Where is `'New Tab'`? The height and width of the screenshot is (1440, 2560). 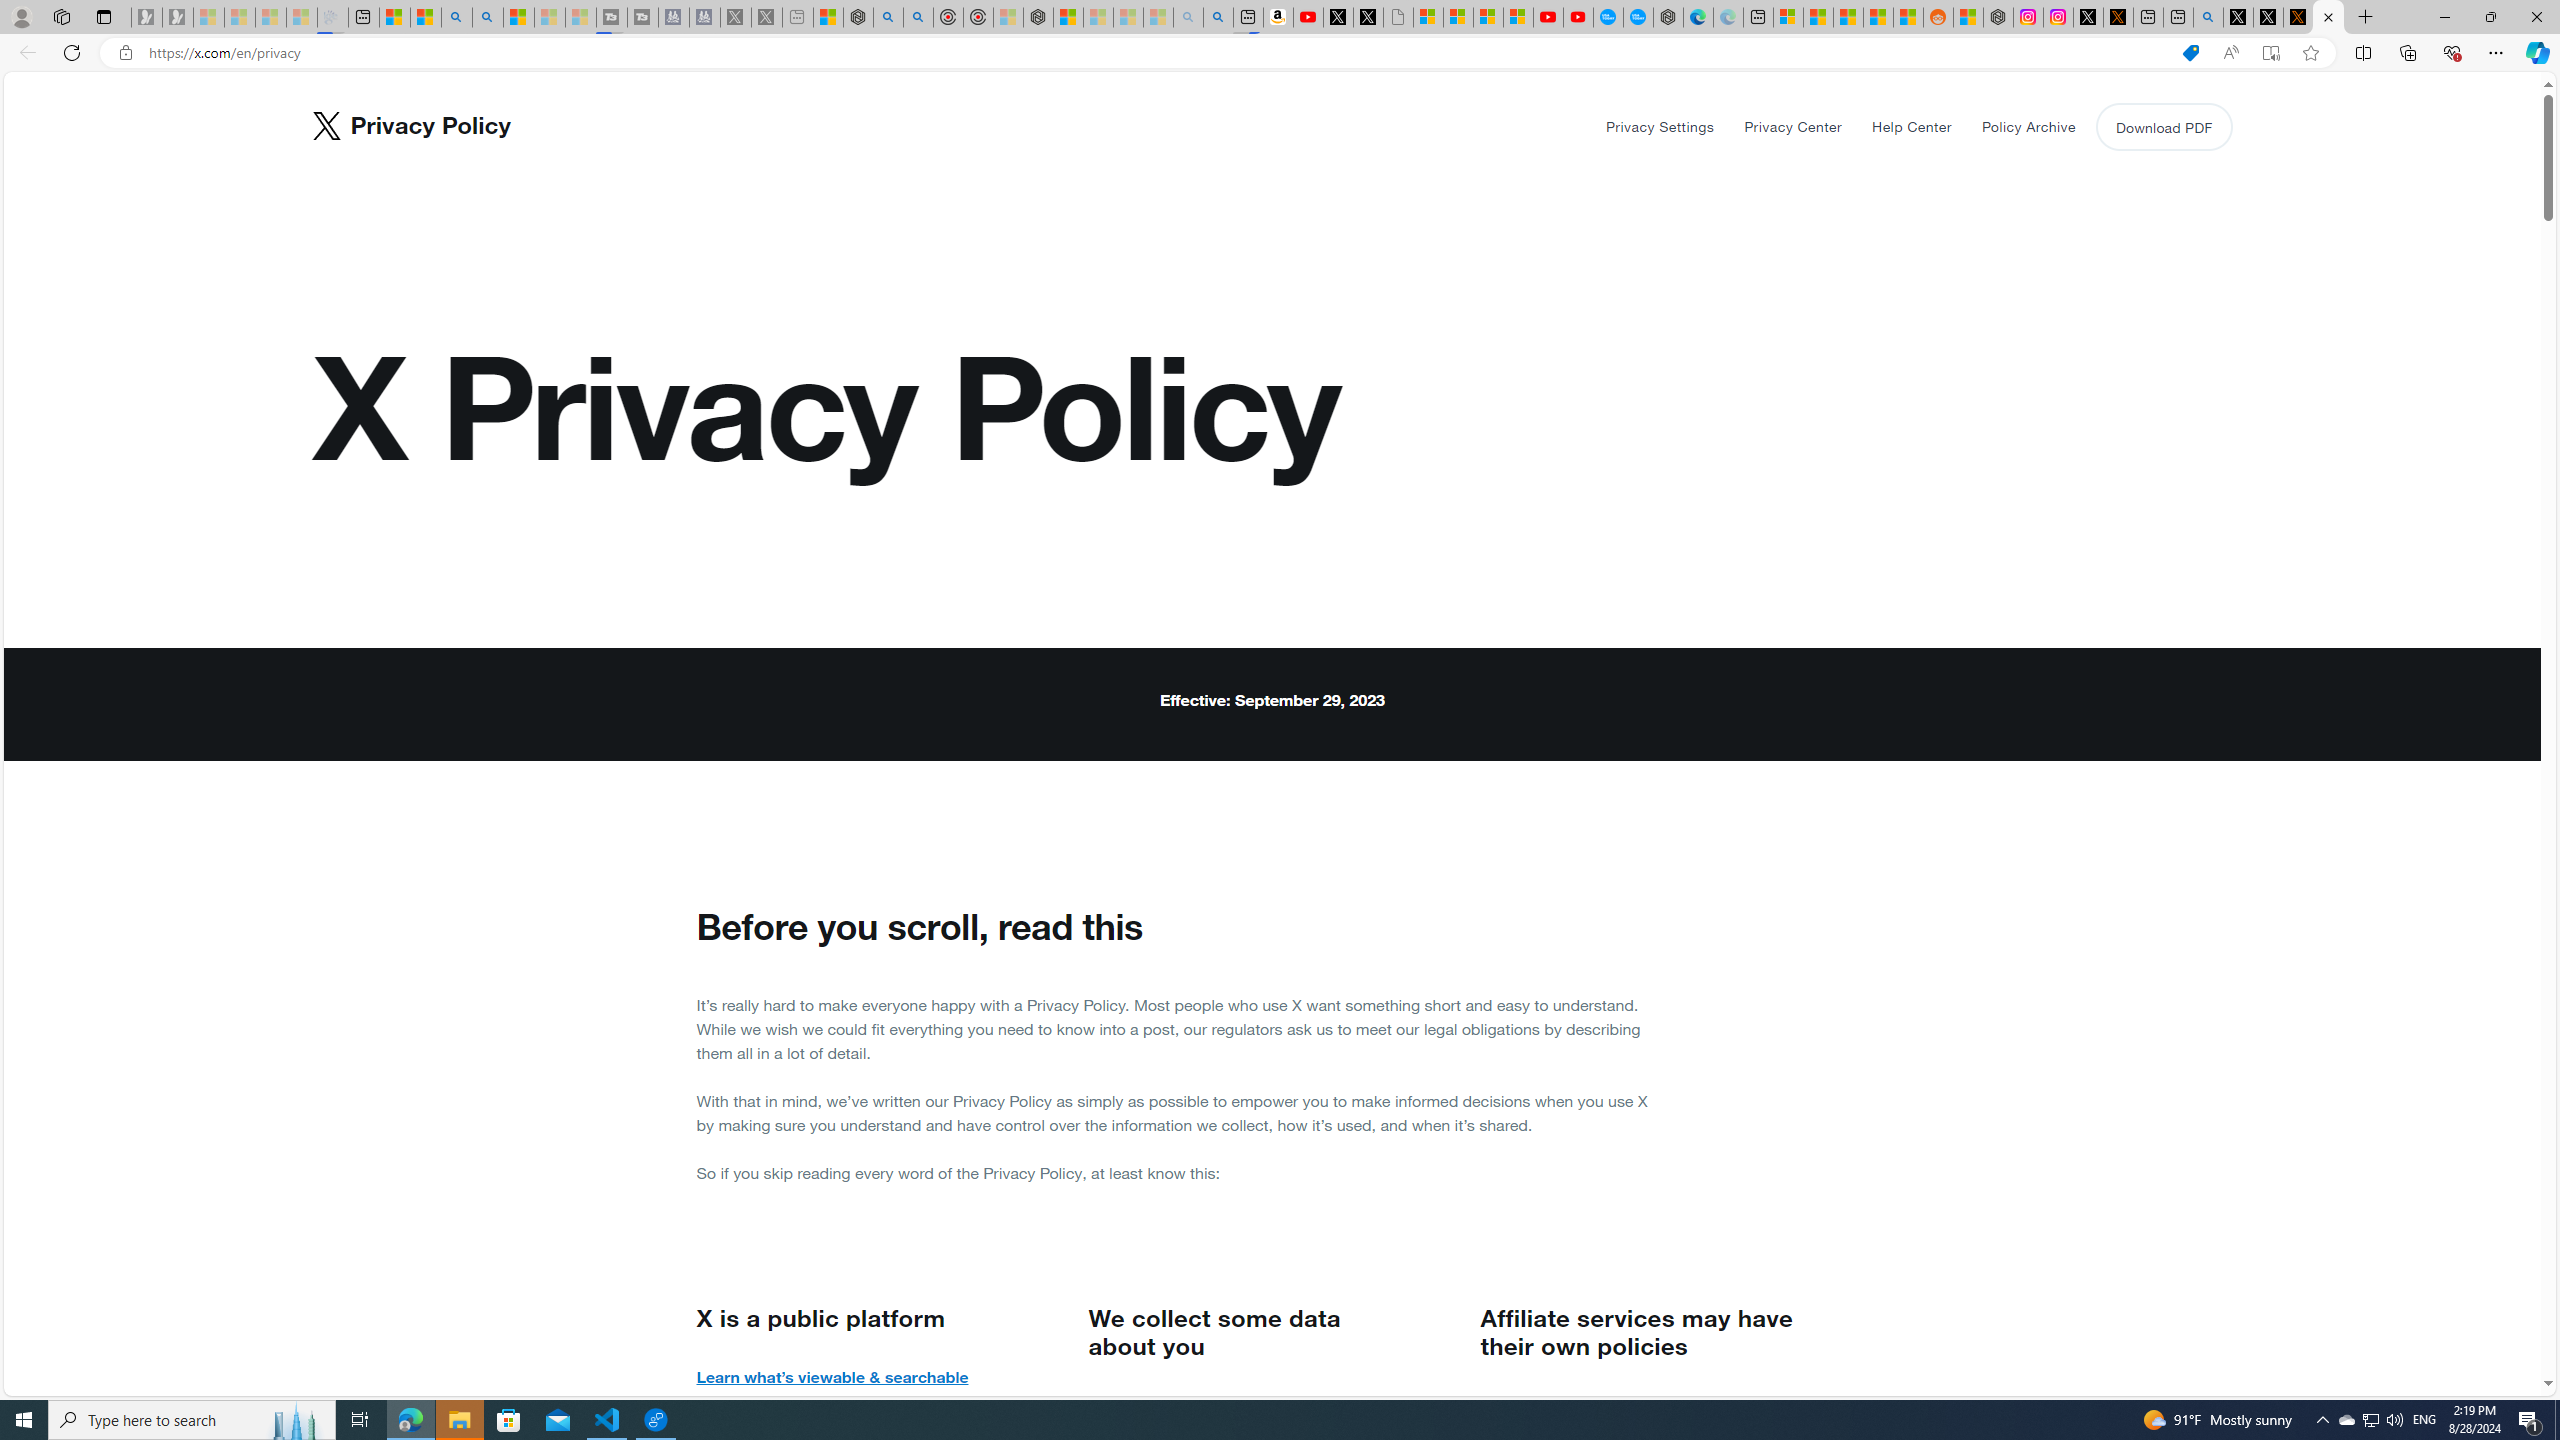
'New Tab' is located at coordinates (2365, 16).